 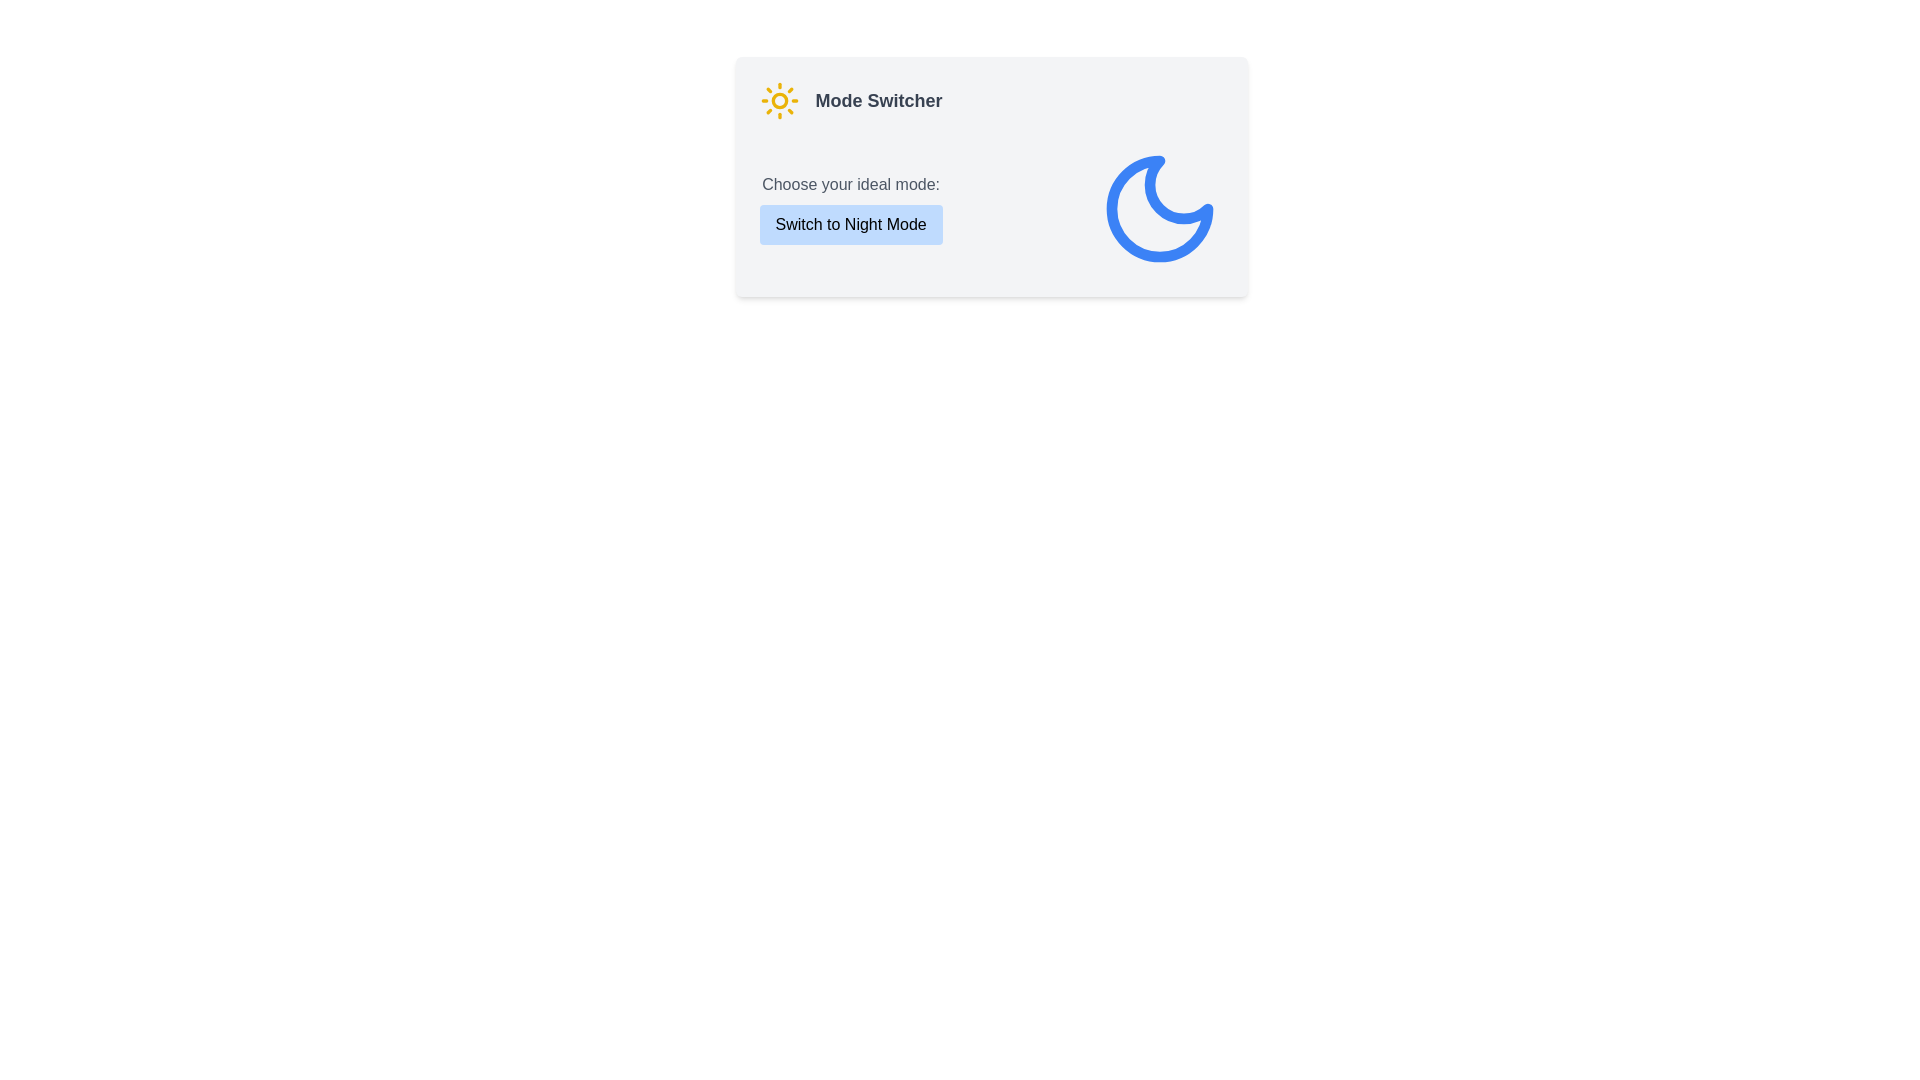 I want to click on the 'Switch to Night Mode' button located beneath the label 'Choose your ideal mode:', so click(x=851, y=208).